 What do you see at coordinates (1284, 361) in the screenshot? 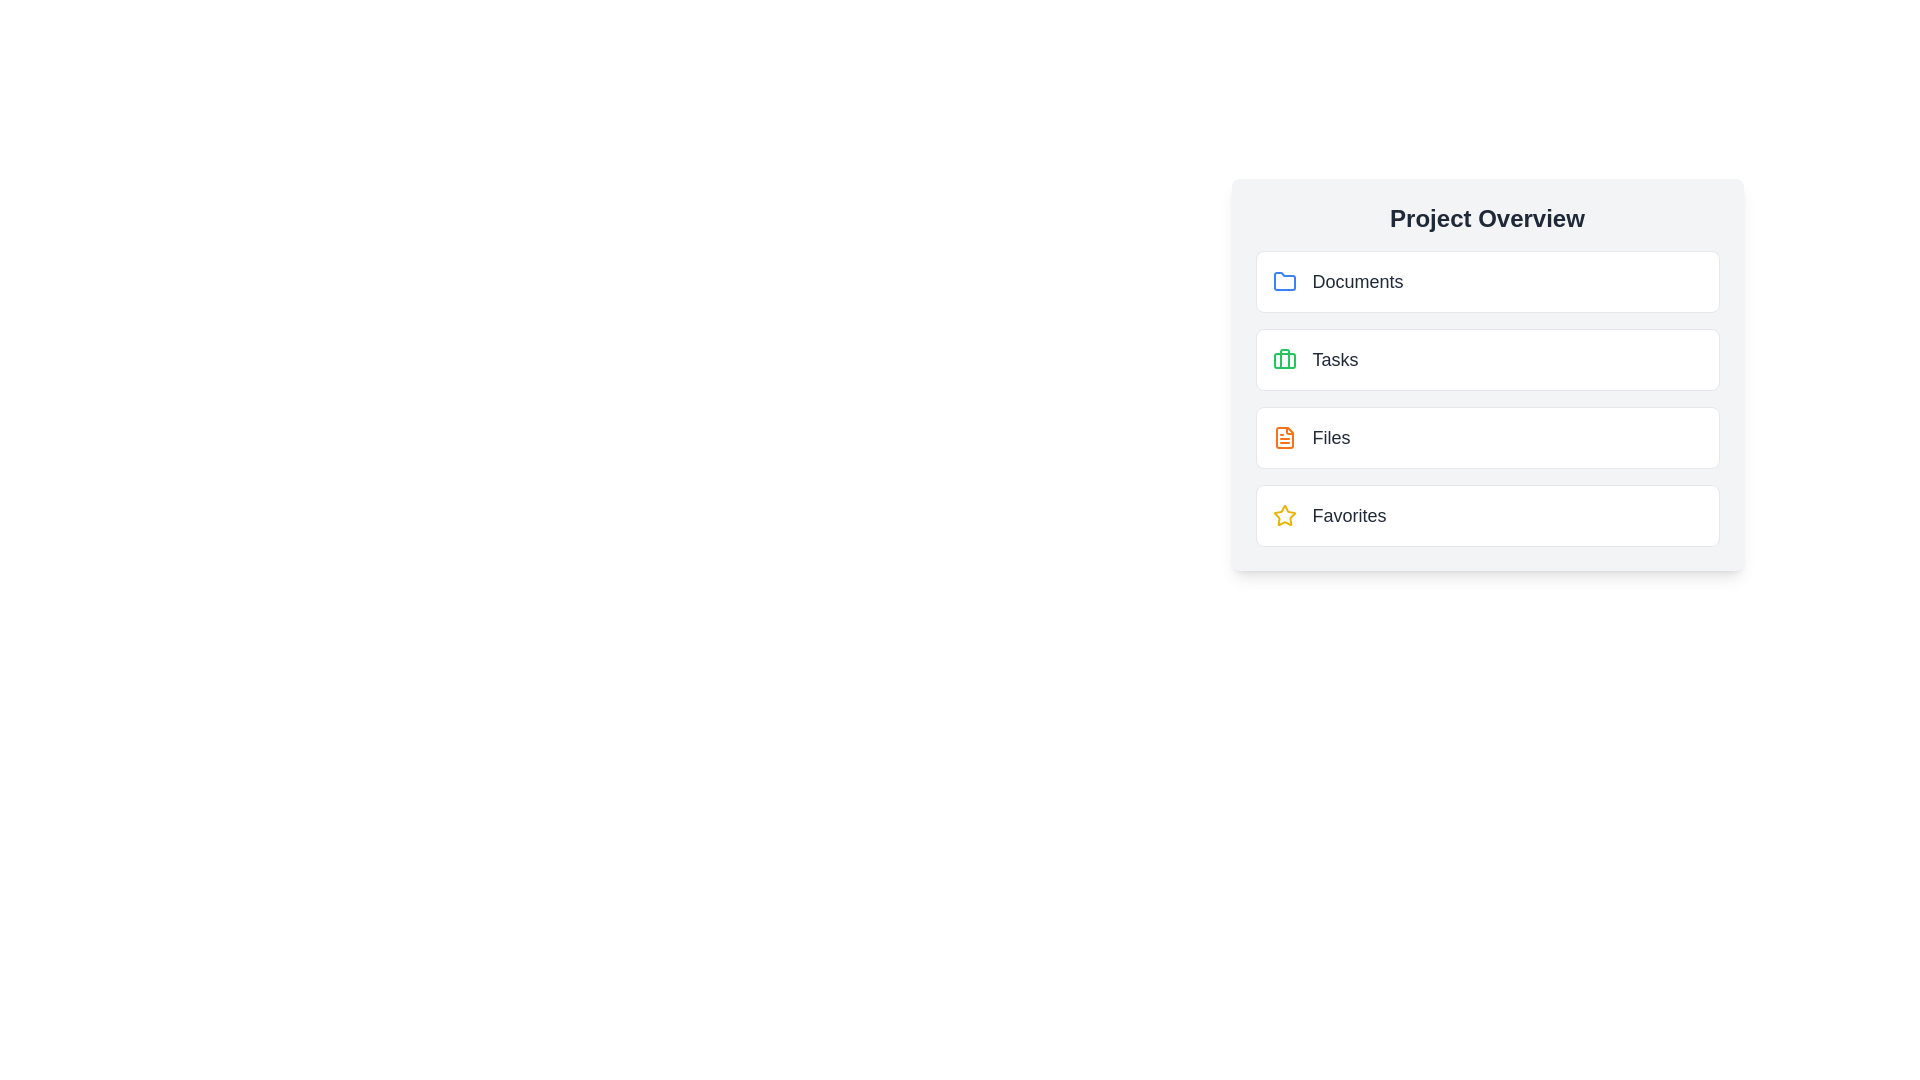
I see `the SVG rectangular shape with rounded corners that is part of the second icon under 'Project Overview', adjacent to the 'Tasks' label` at bounding box center [1284, 361].